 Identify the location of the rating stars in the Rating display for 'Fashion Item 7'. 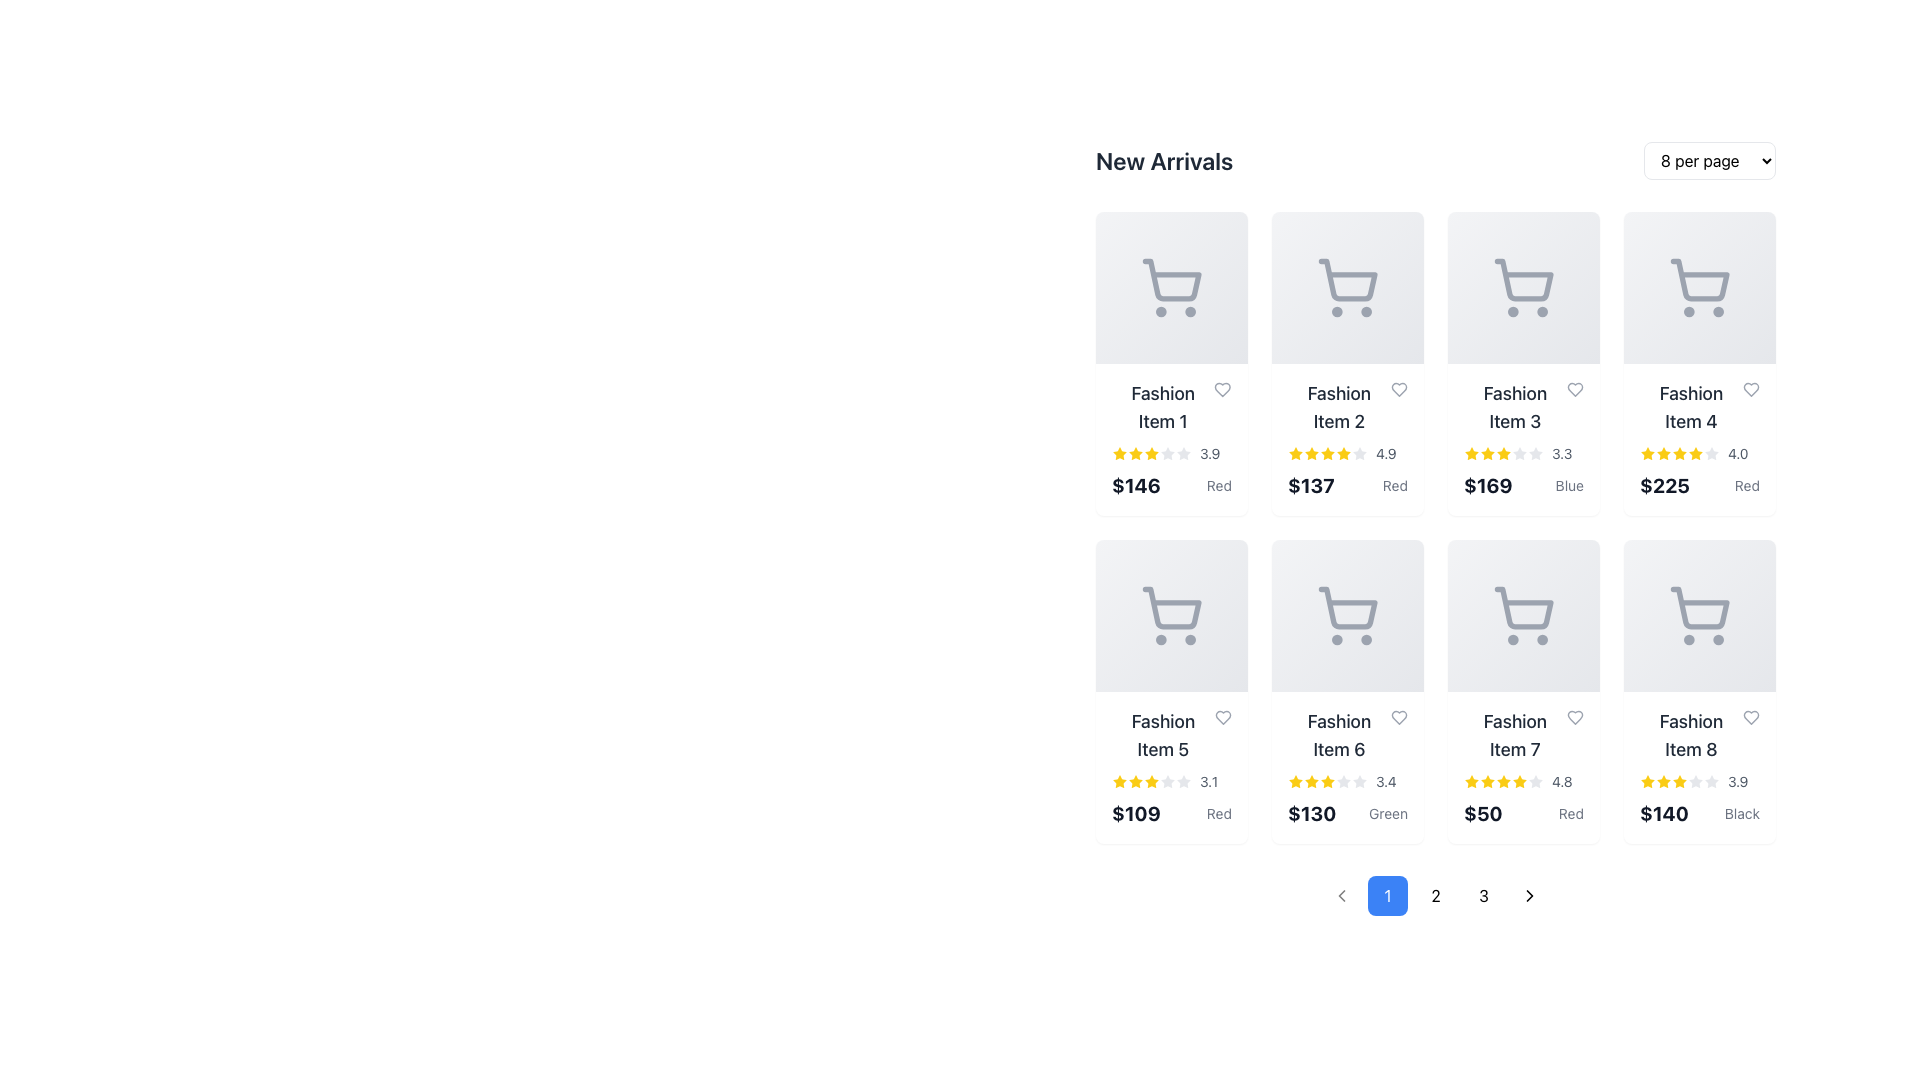
(1522, 781).